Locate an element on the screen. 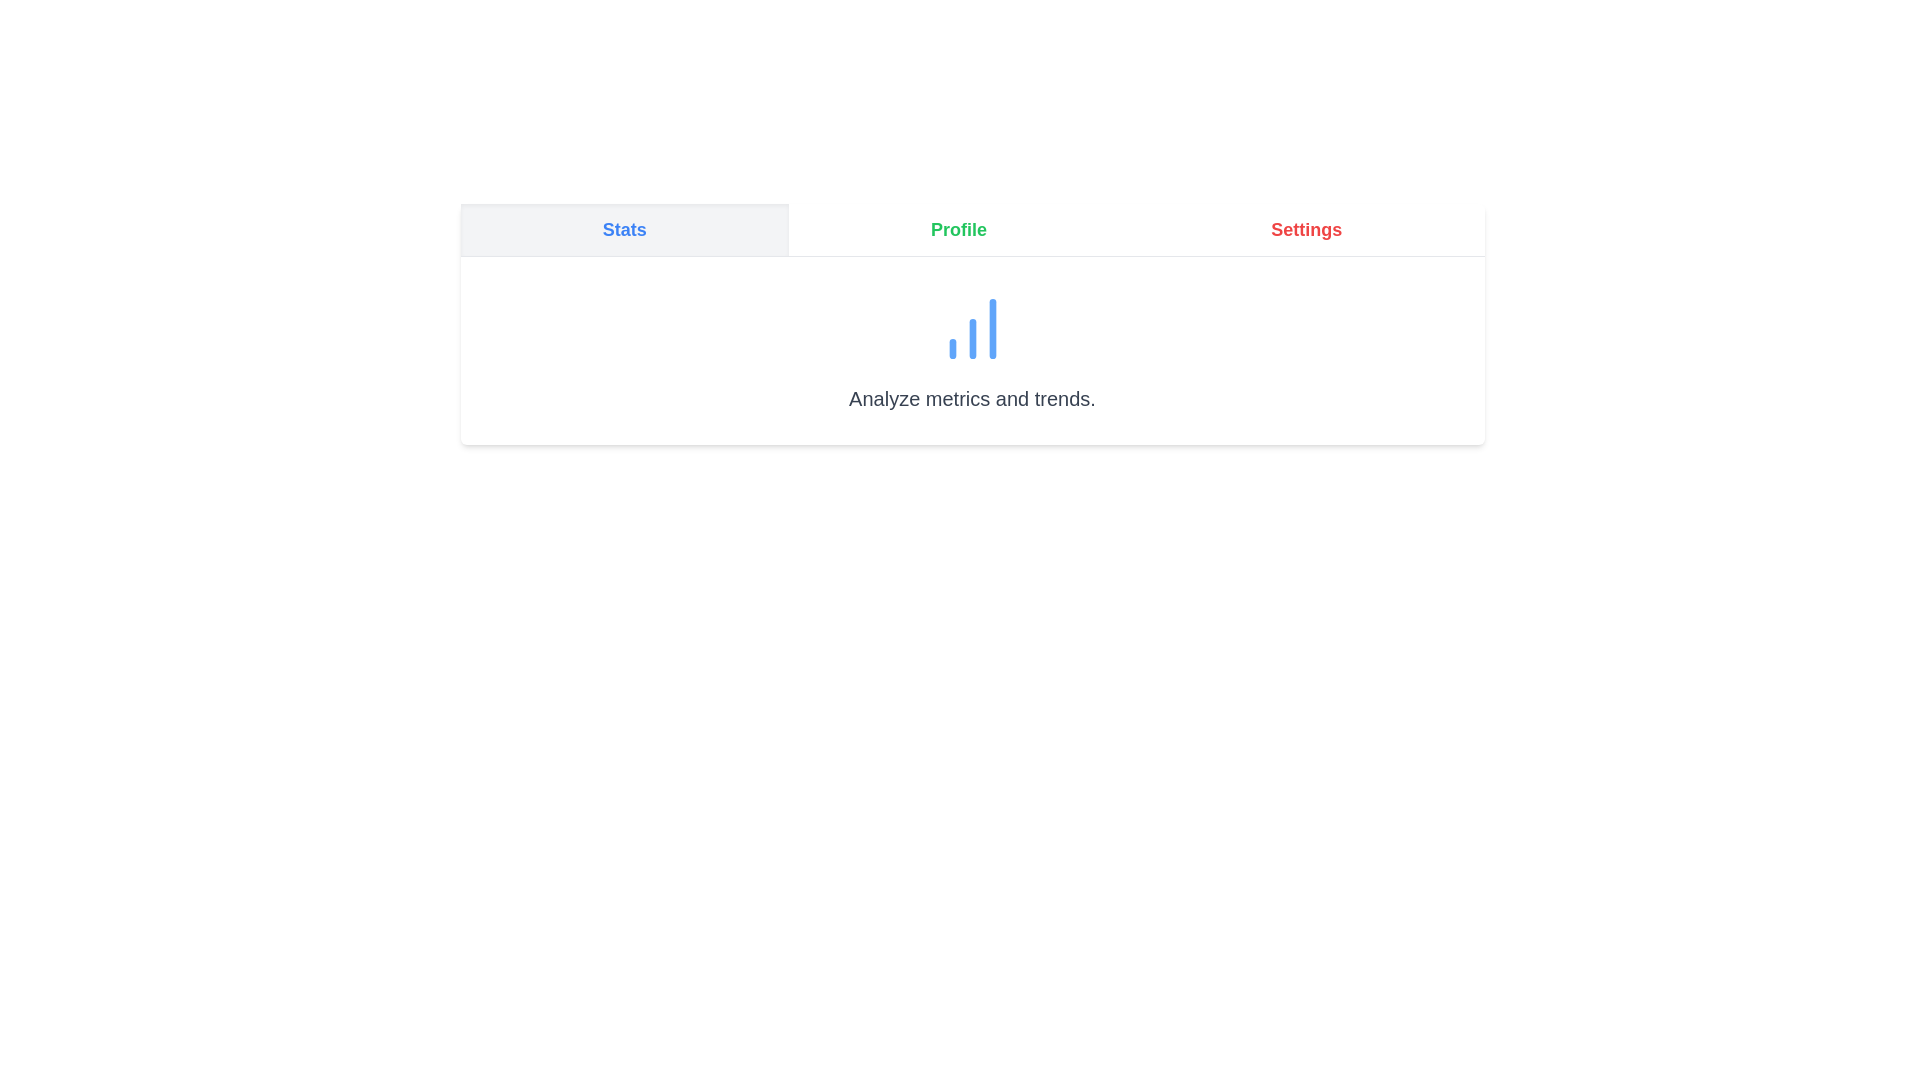  the graphical icon in the informational group that serves as a header for summarizing data metrics and trends is located at coordinates (972, 350).